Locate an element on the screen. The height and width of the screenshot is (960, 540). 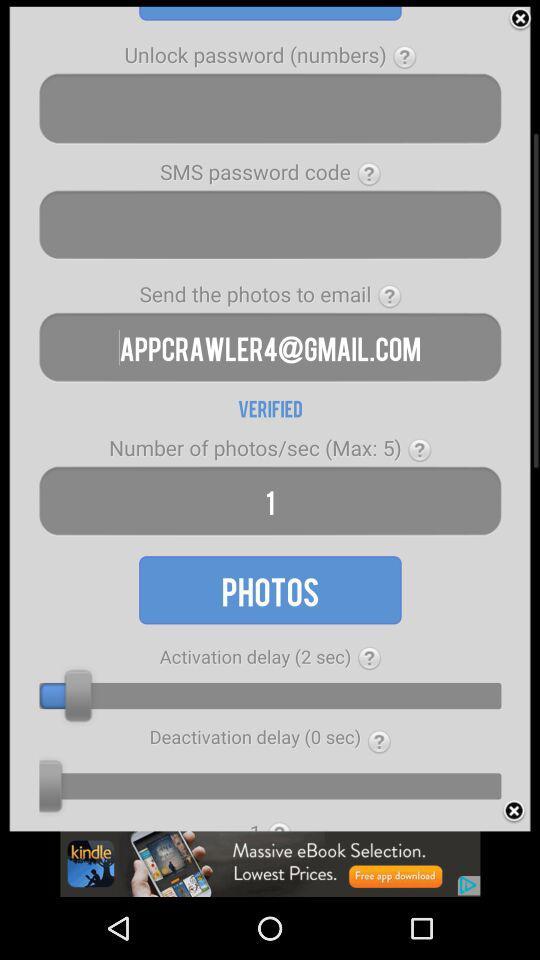
the close icon is located at coordinates (520, 19).